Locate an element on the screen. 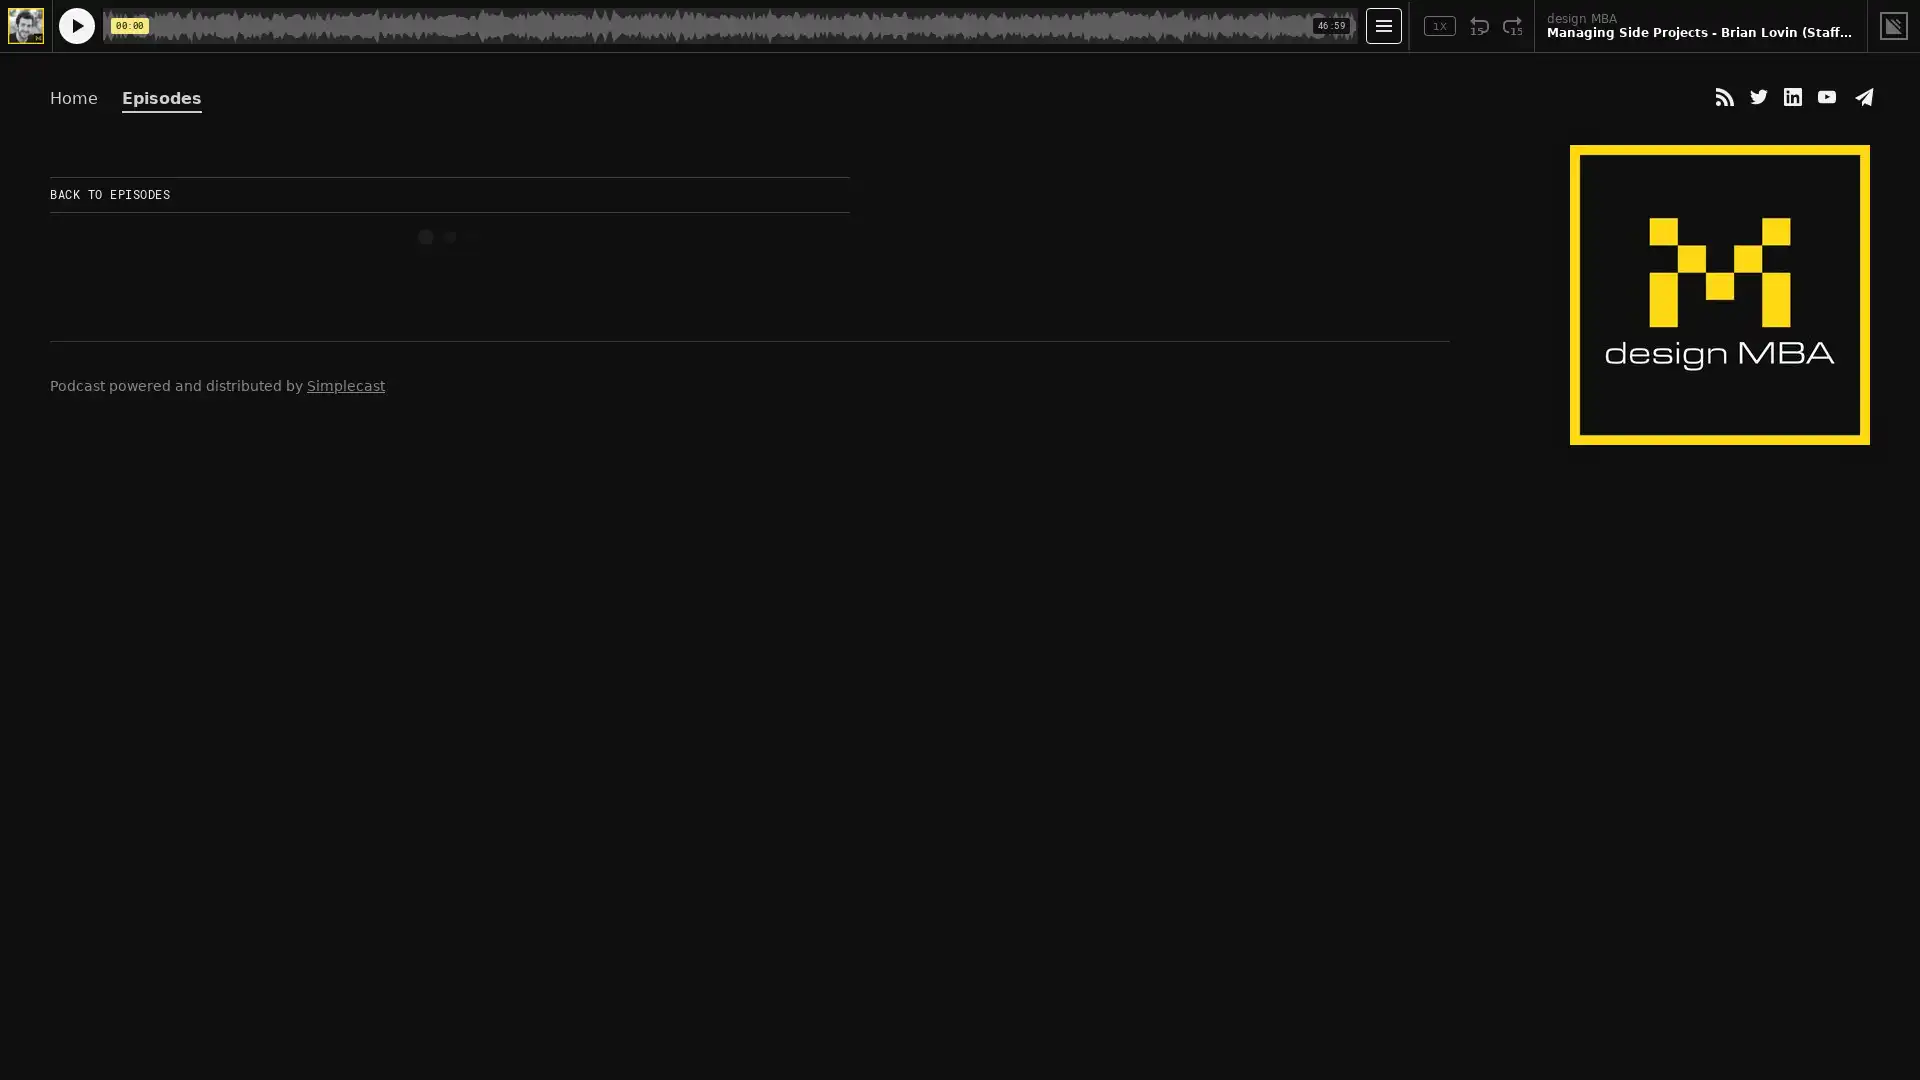 This screenshot has height=1080, width=1920. Rewind 15 Seconds is located at coordinates (1479, 26).